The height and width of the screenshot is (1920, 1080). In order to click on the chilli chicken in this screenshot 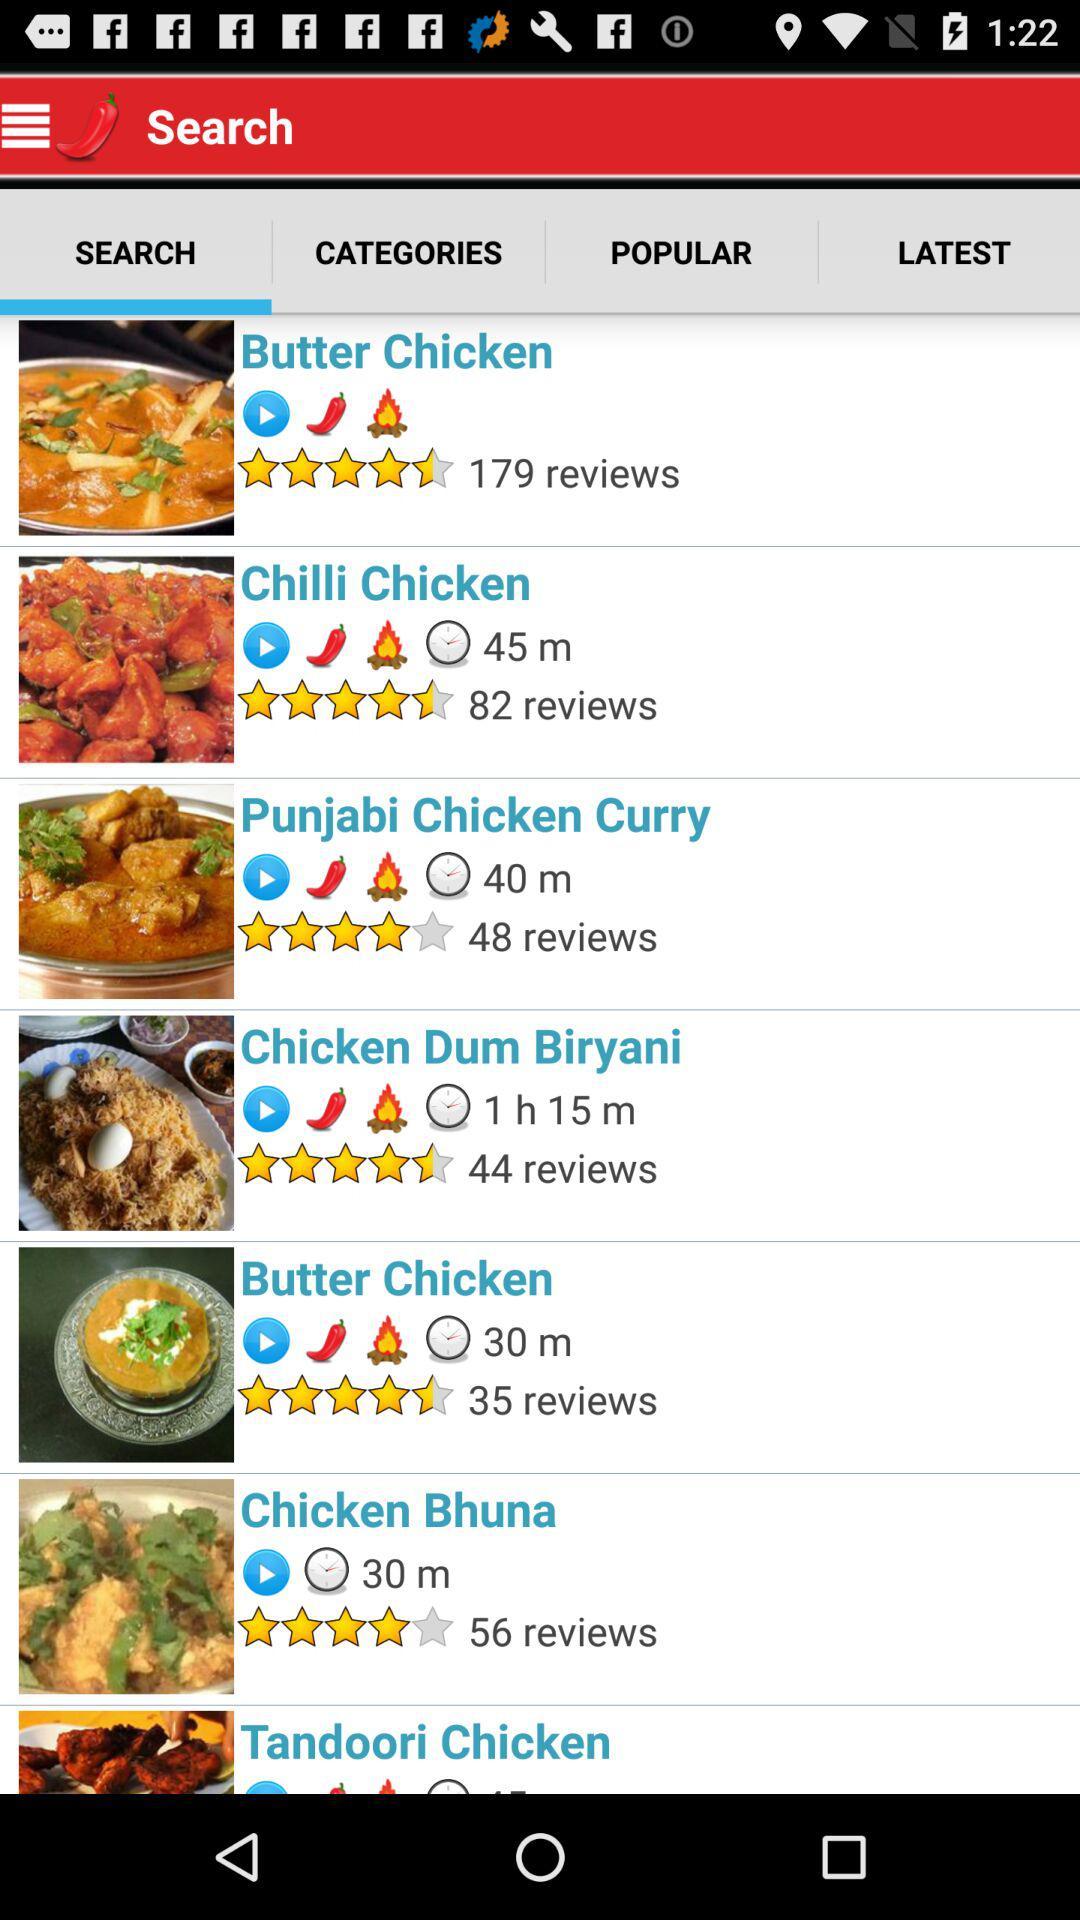, I will do `click(654, 580)`.